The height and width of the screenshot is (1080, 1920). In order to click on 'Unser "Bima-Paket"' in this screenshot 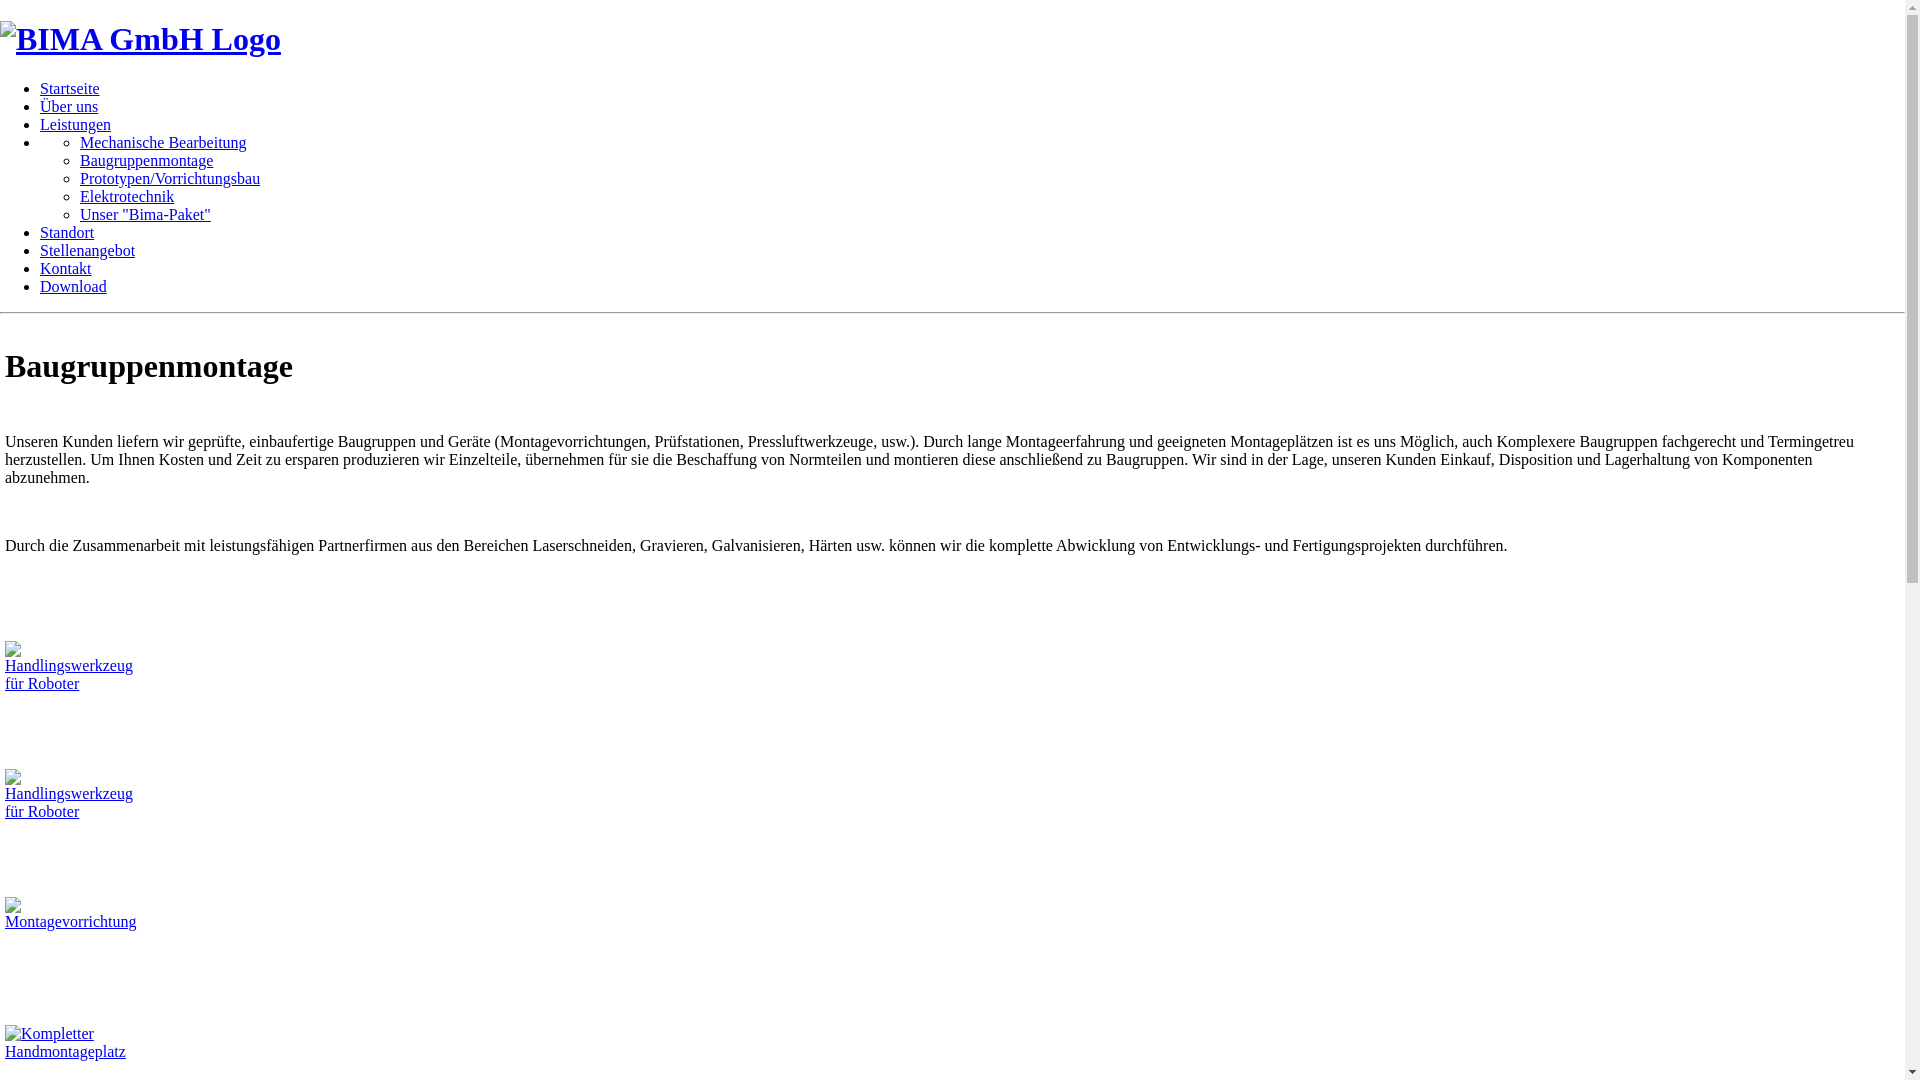, I will do `click(80, 214)`.